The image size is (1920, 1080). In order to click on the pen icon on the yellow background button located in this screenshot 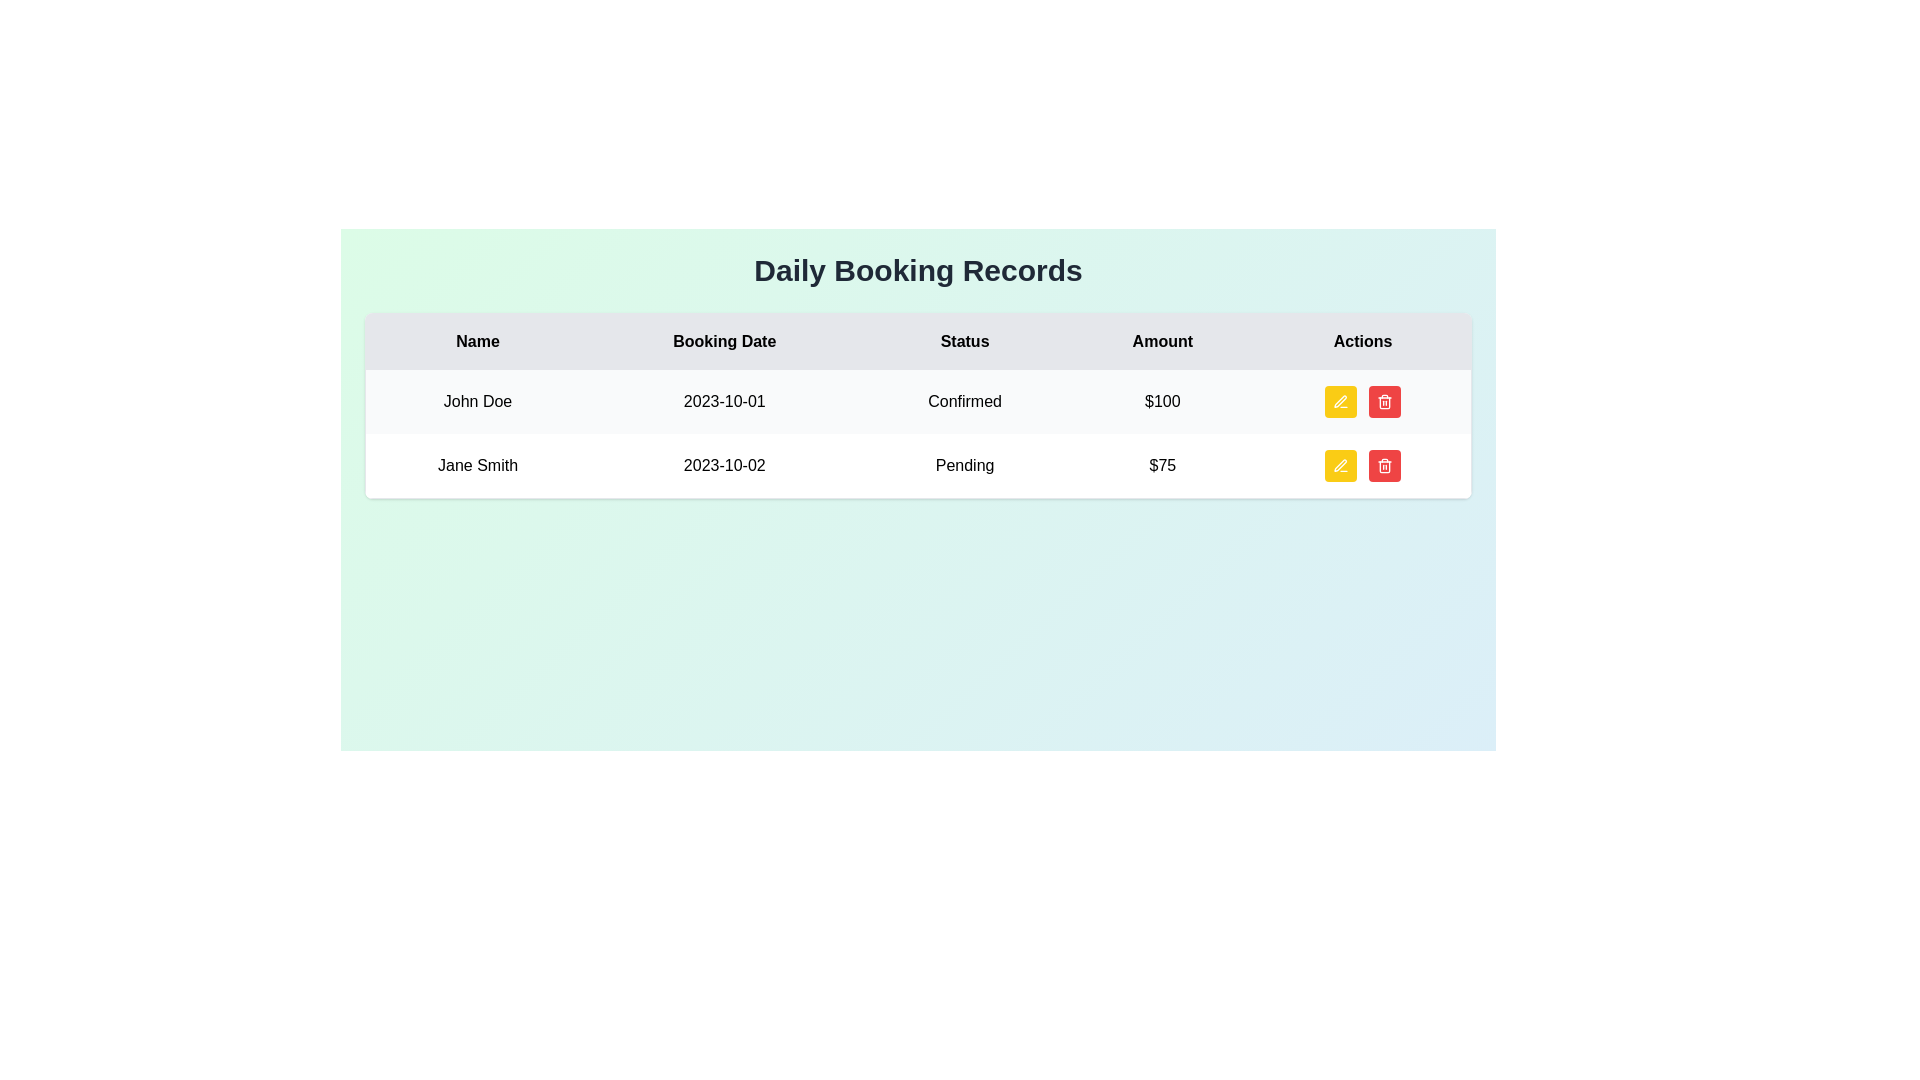, I will do `click(1340, 401)`.